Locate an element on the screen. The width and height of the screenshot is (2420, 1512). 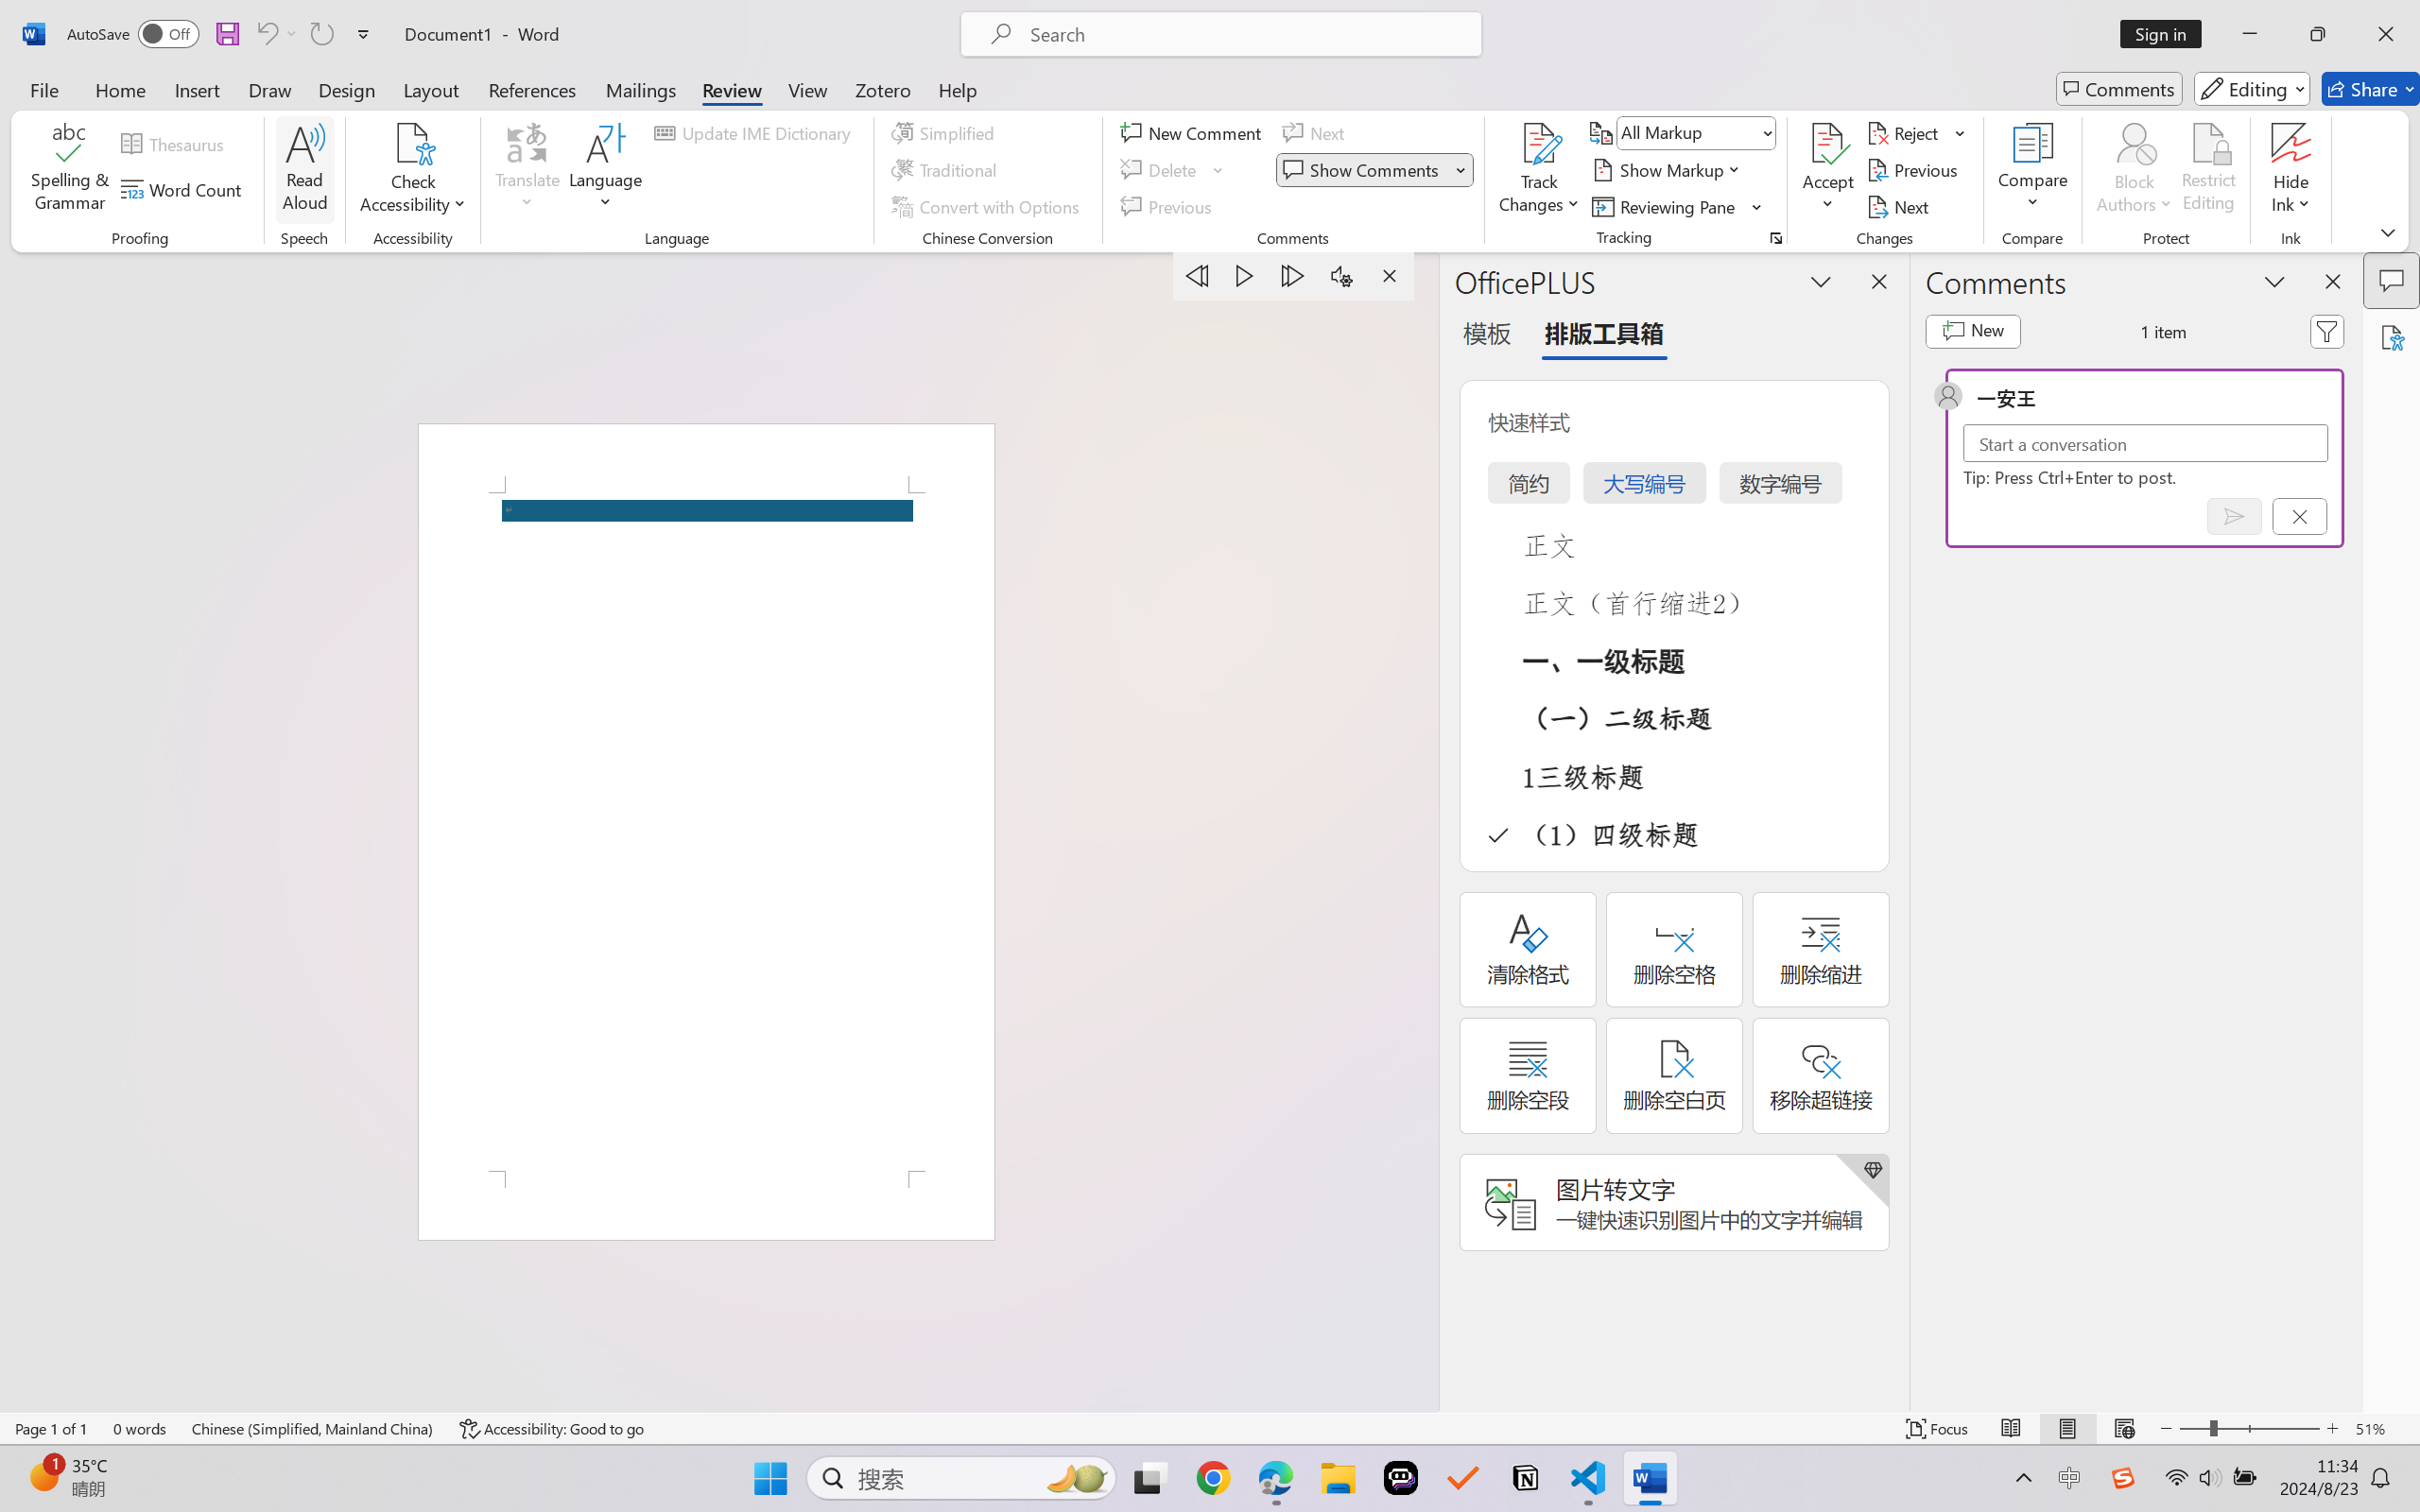
'Show Comments' is located at coordinates (1374, 170).